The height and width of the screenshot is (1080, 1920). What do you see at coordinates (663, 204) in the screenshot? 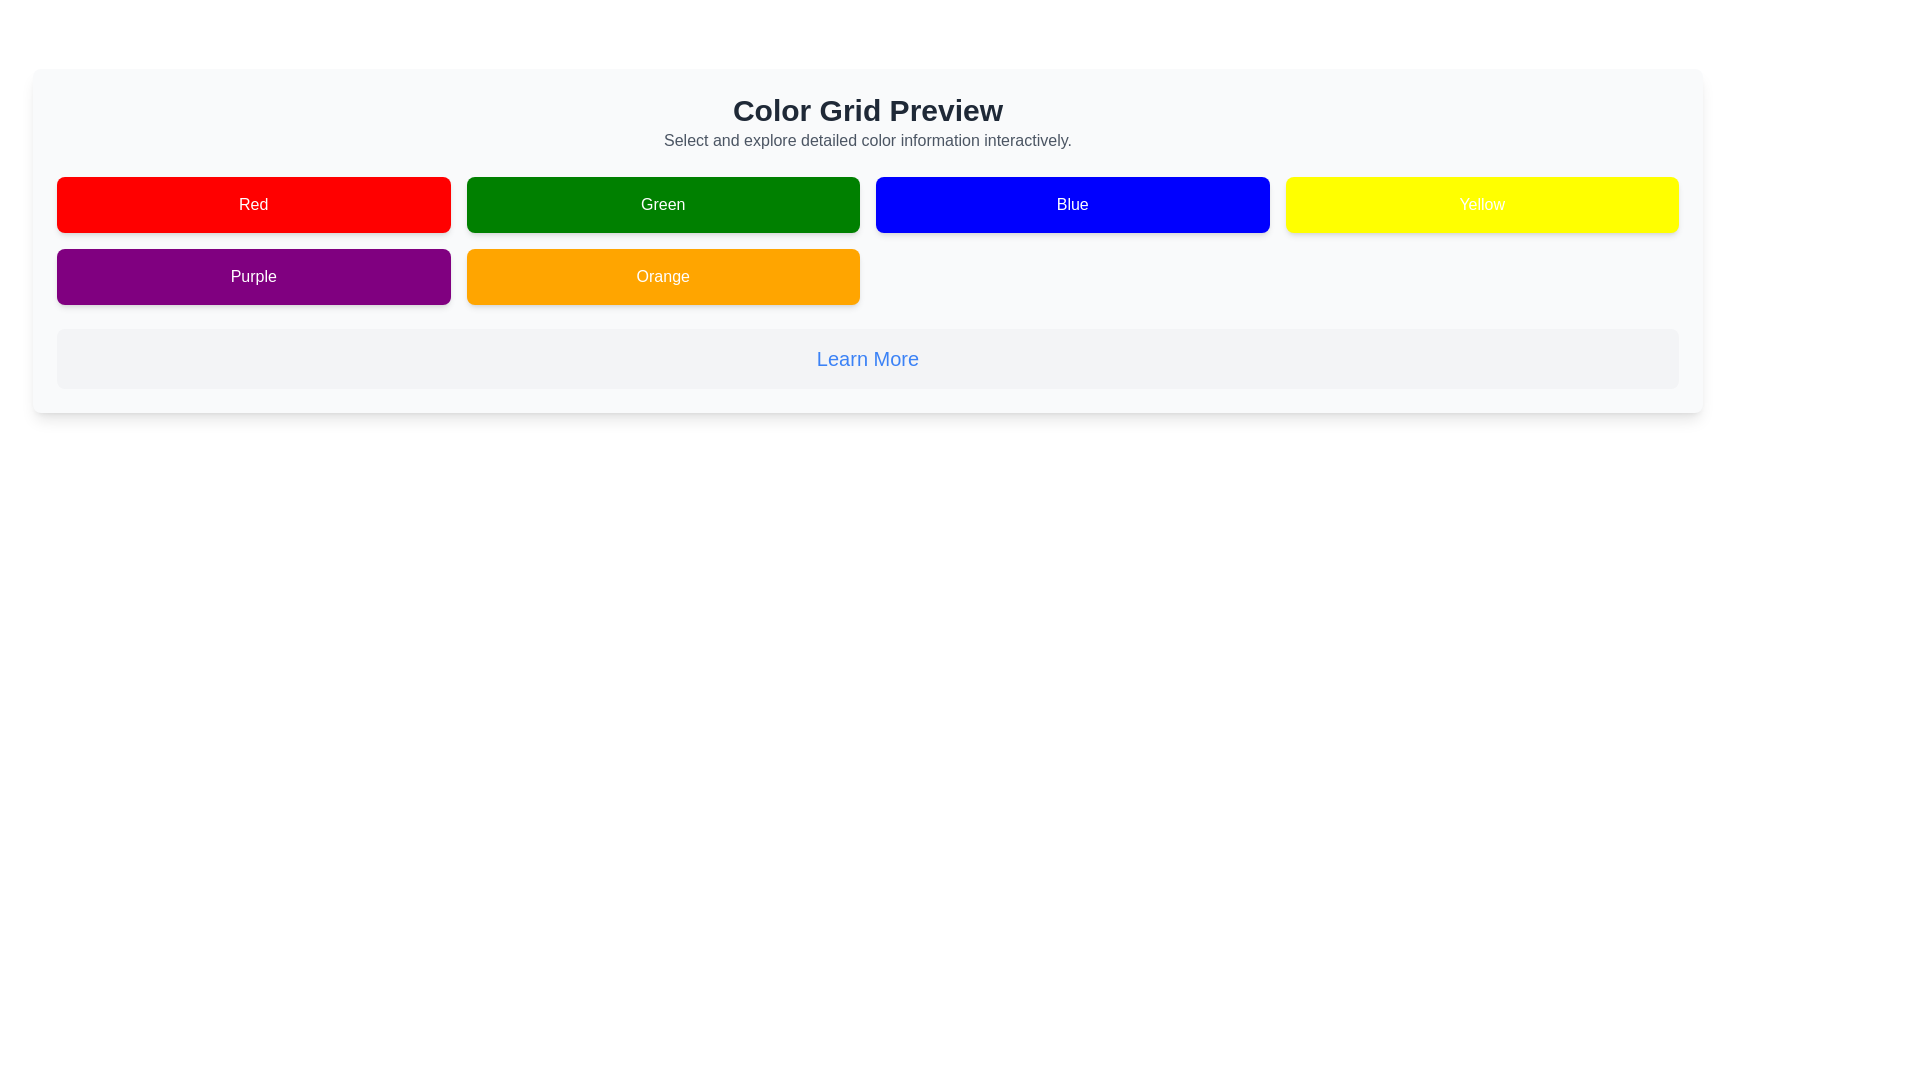
I see `the rectangular green button labeled 'Green'` at bounding box center [663, 204].